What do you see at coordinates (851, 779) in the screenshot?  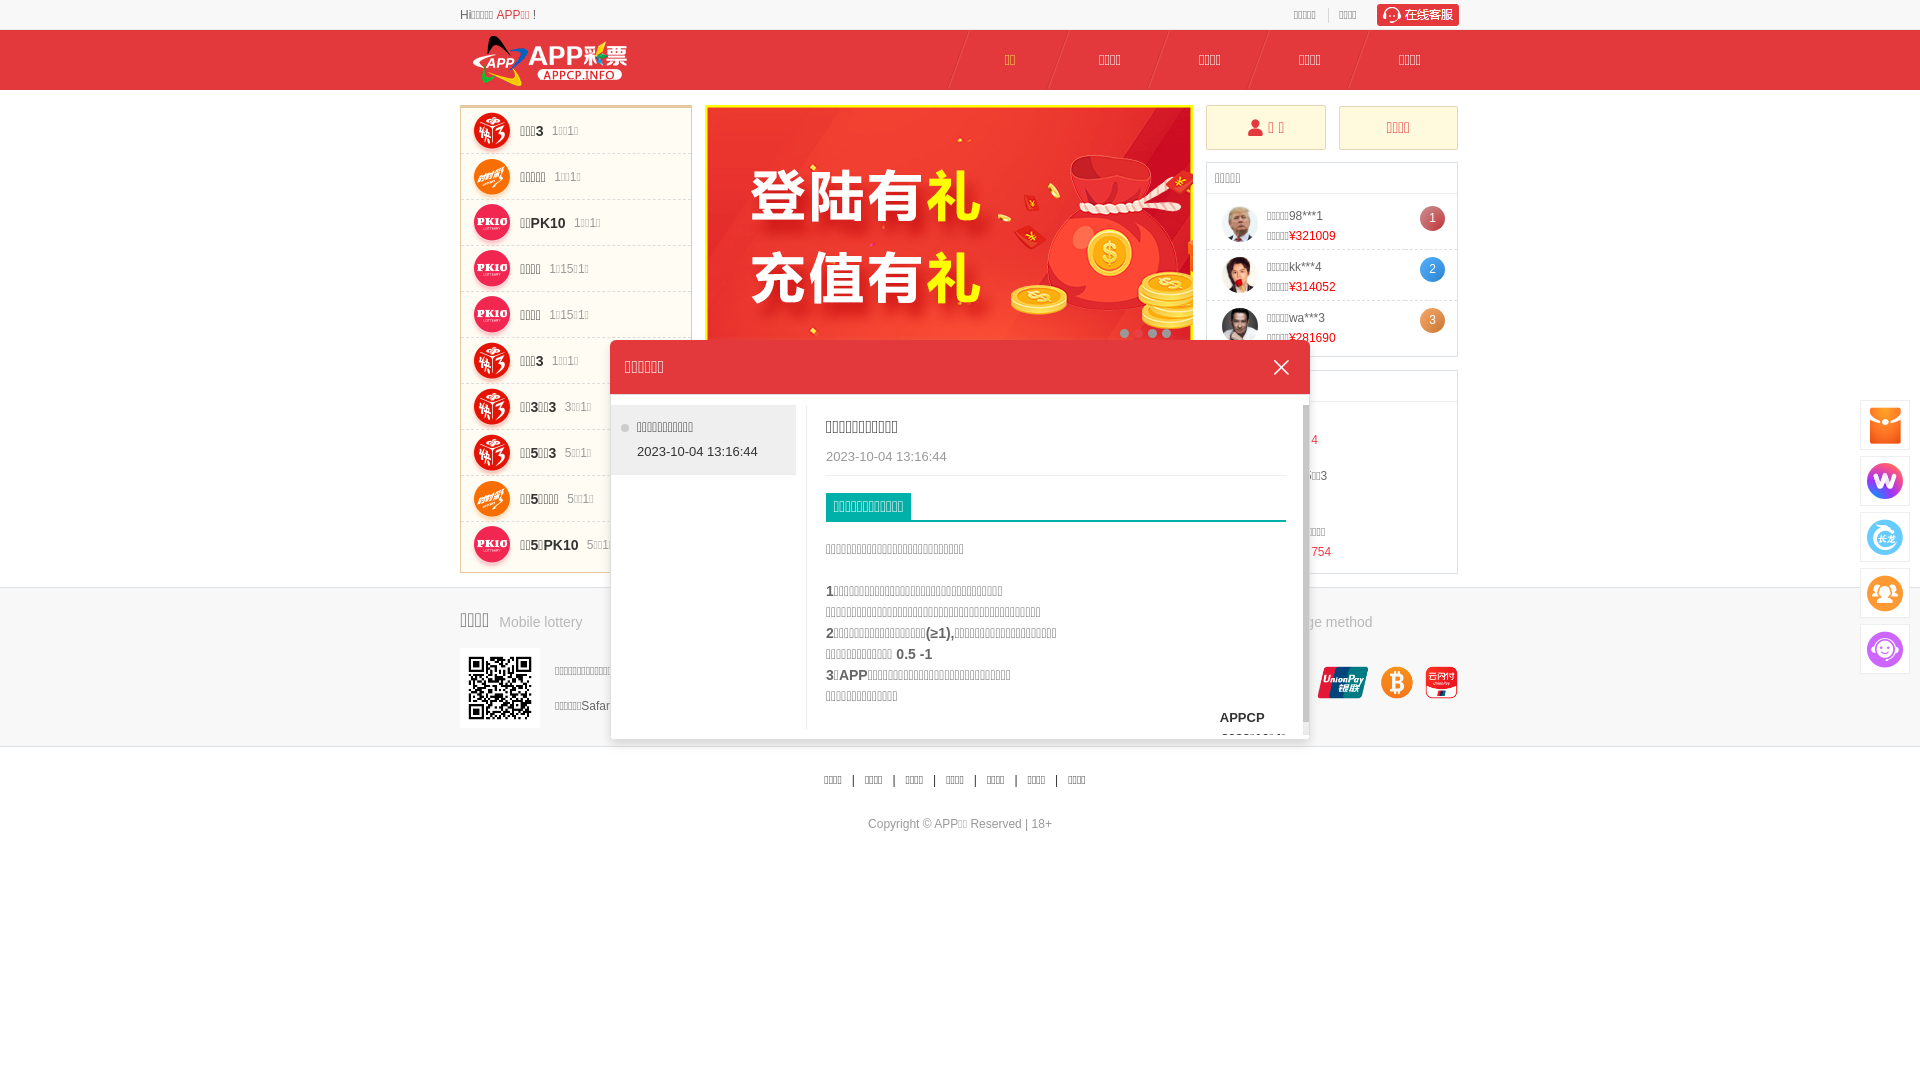 I see `'|'` at bounding box center [851, 779].